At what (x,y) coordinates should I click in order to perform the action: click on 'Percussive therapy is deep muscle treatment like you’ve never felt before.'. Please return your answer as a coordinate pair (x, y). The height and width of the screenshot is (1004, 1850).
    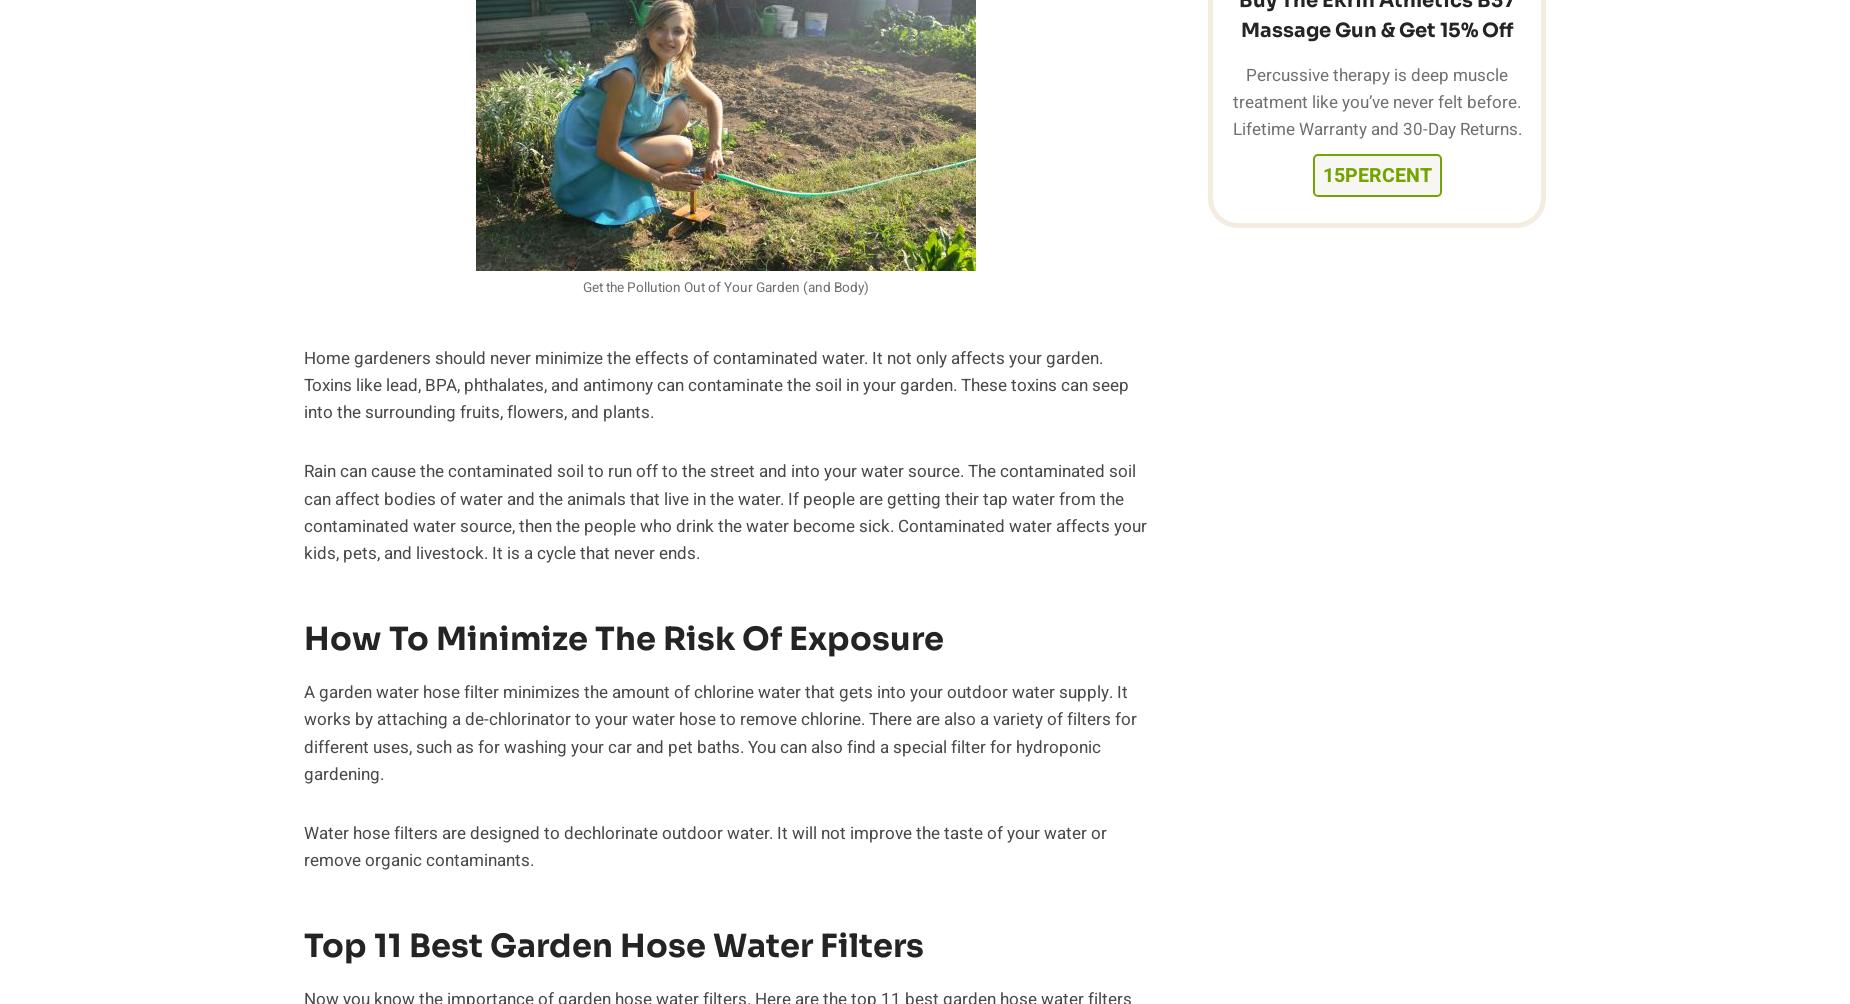
    Looking at the image, I should click on (1375, 89).